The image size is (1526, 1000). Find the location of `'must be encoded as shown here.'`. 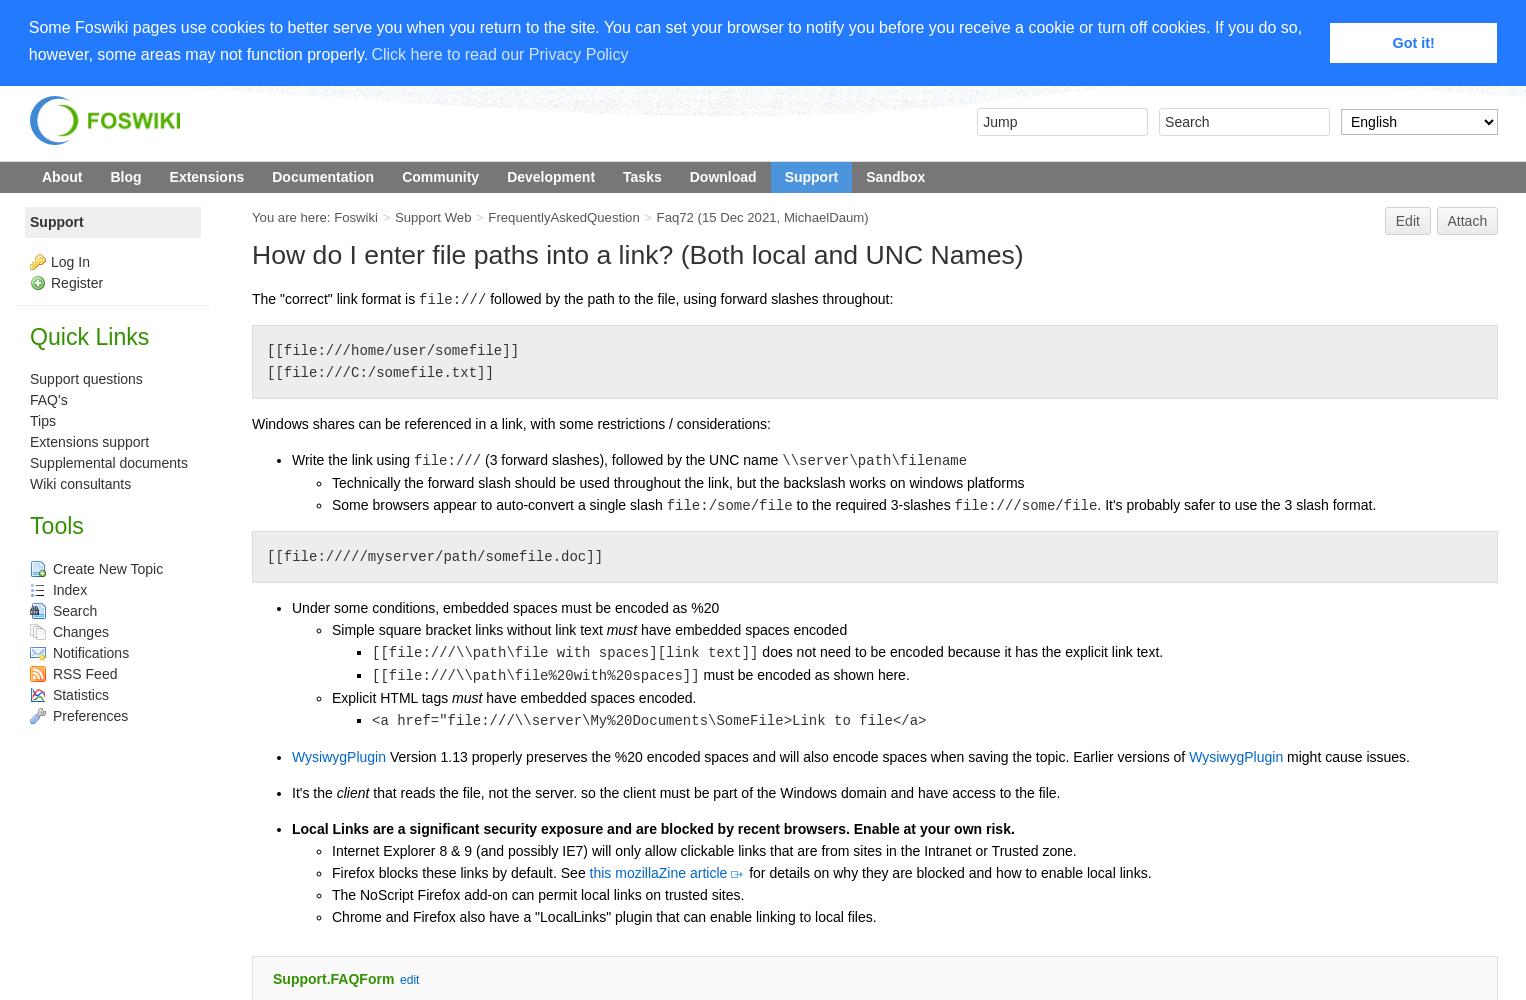

'must be encoded as shown here.' is located at coordinates (803, 675).